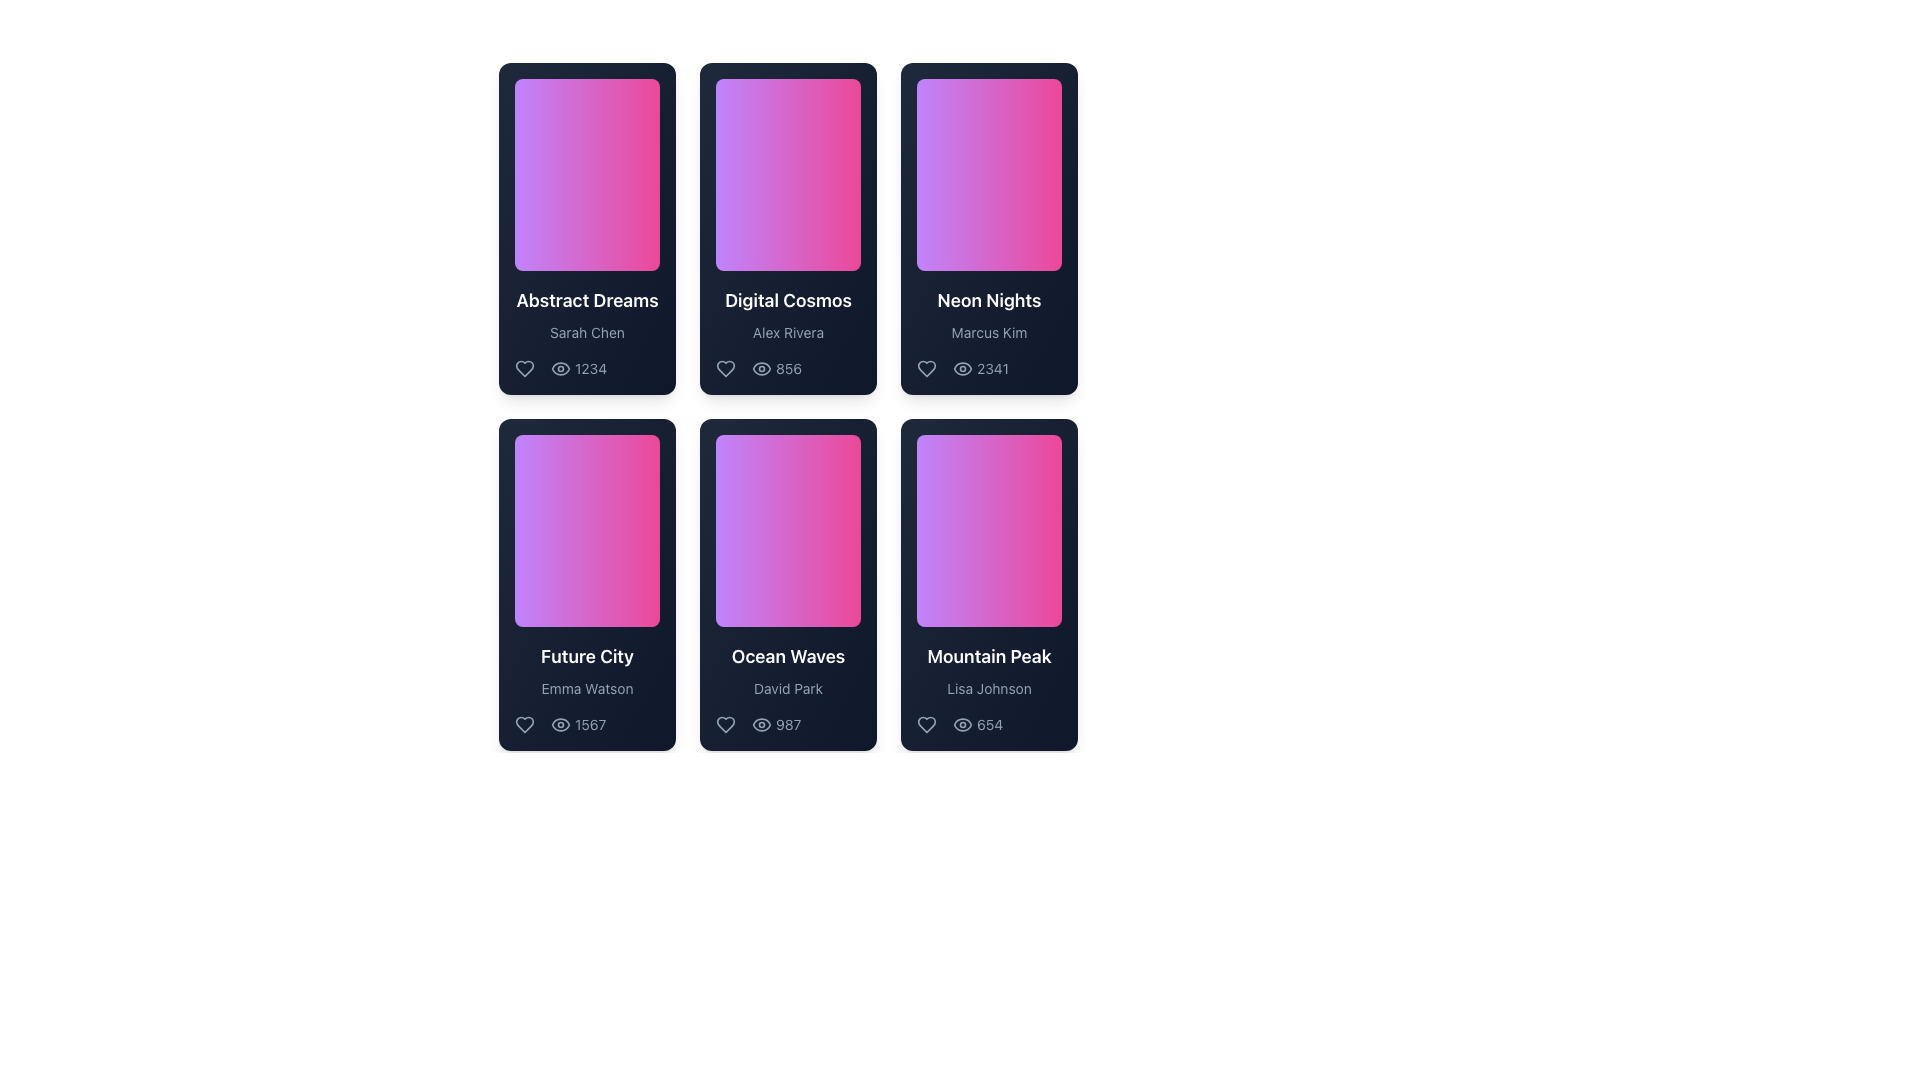  What do you see at coordinates (963, 369) in the screenshot?
I see `the eye icon located to the left of the number '2341' in the 'Neon Nights' card` at bounding box center [963, 369].